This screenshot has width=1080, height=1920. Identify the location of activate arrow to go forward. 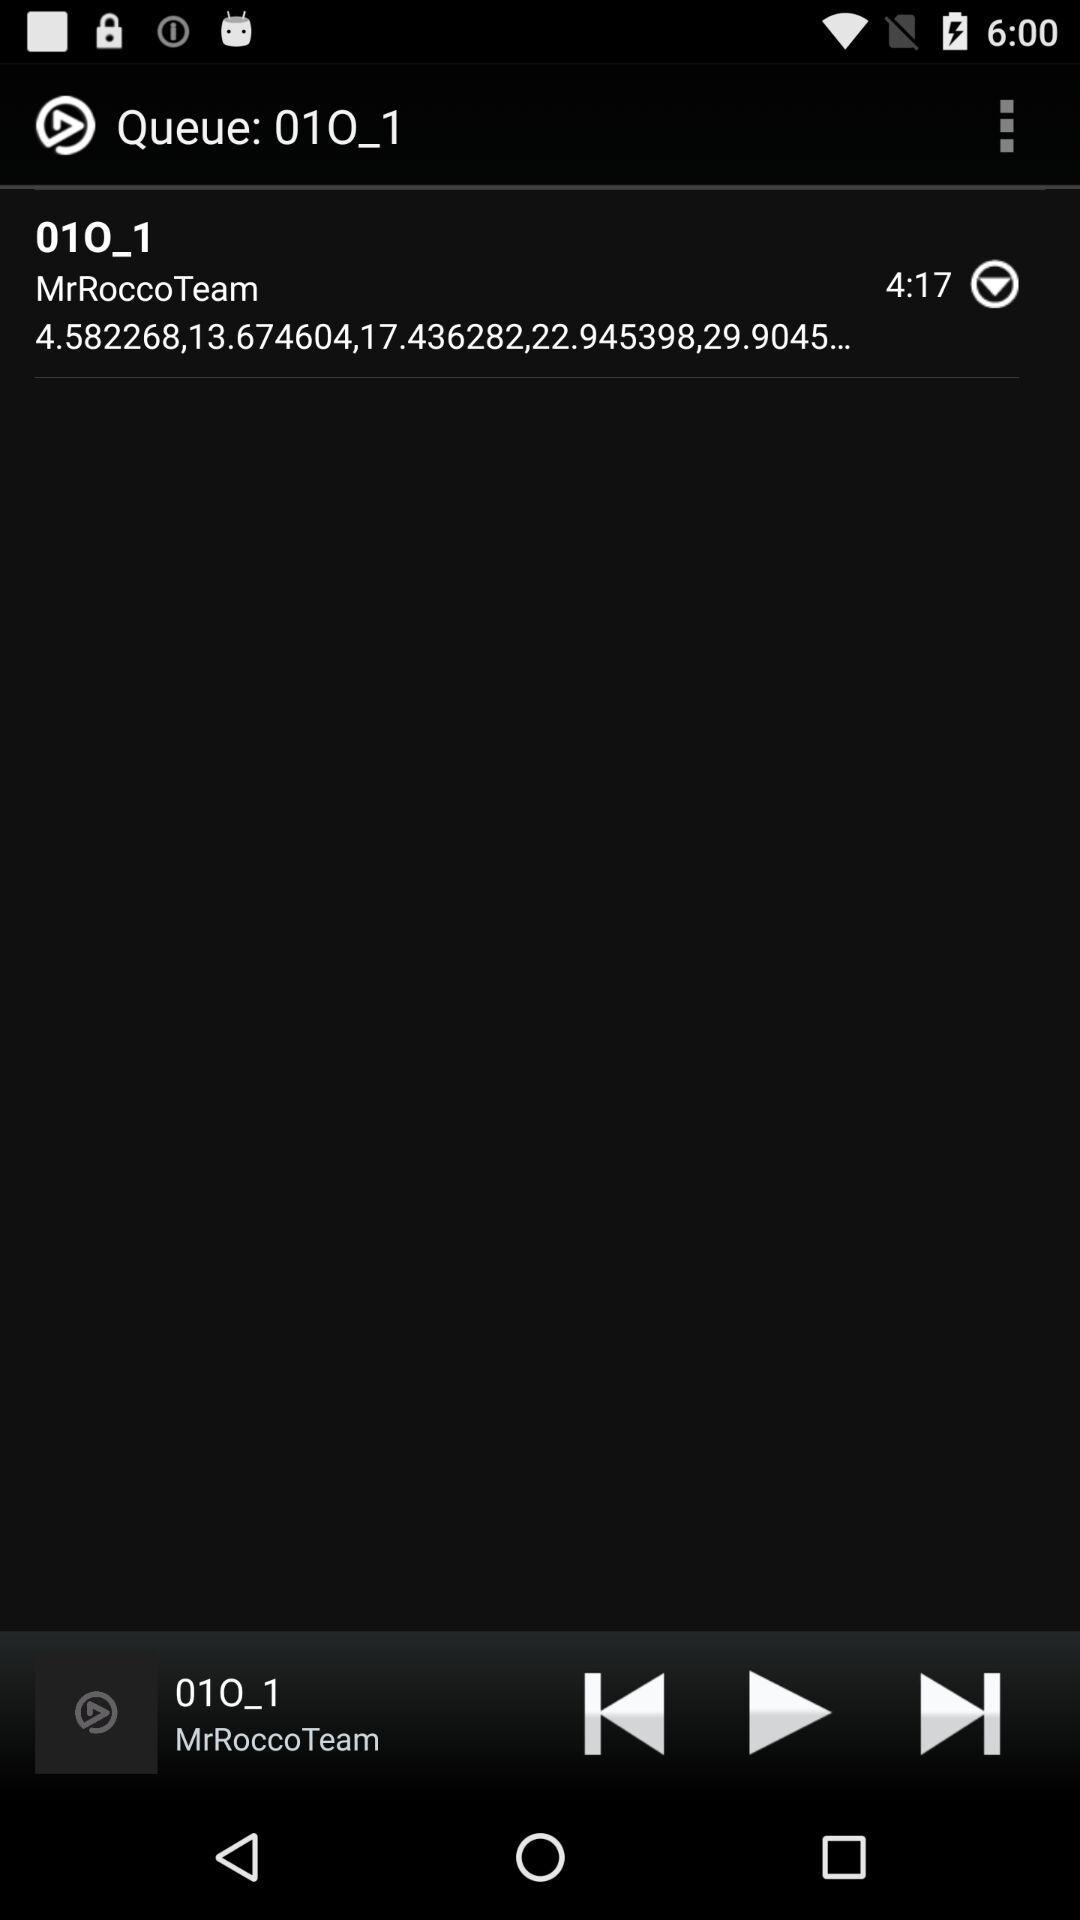
(959, 1711).